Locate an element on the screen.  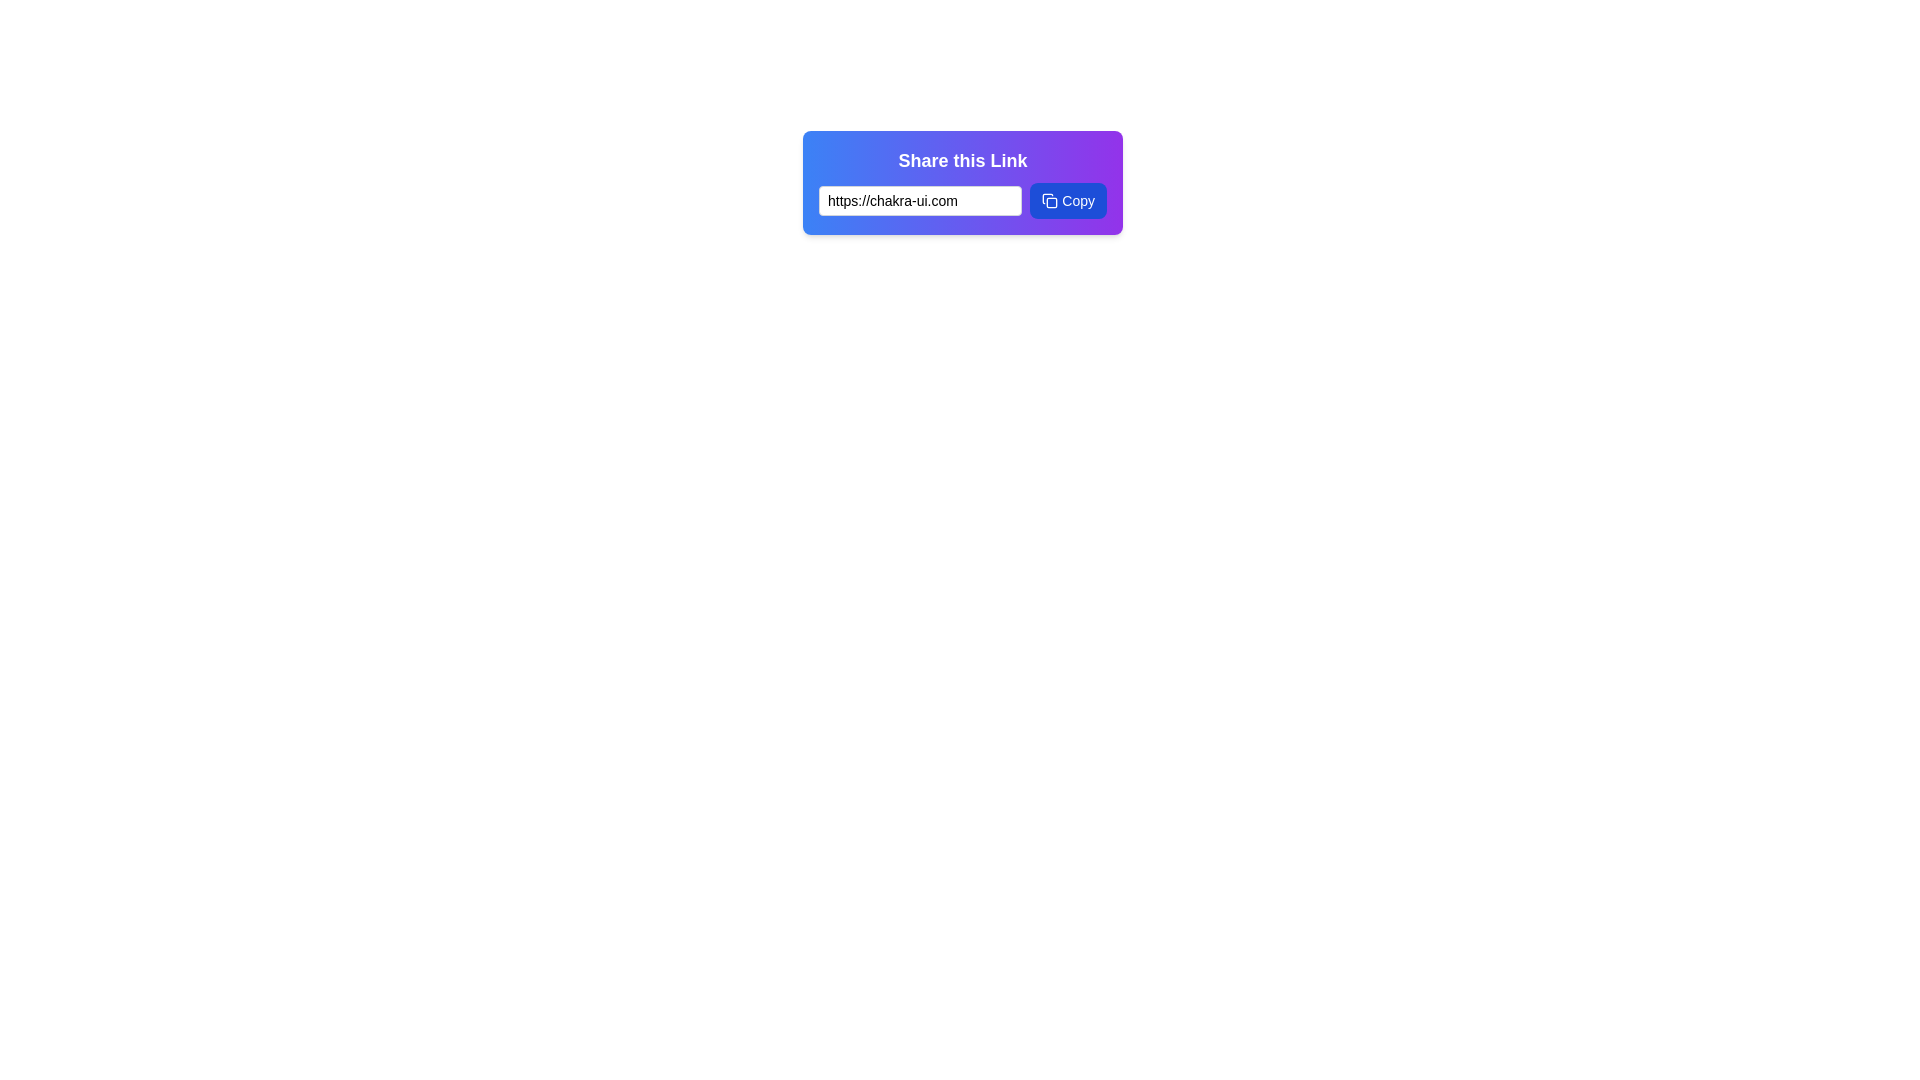
the text from the read-only text input field displaying the URL 'https://chakra-ui.com' and copy it using system functions is located at coordinates (919, 200).